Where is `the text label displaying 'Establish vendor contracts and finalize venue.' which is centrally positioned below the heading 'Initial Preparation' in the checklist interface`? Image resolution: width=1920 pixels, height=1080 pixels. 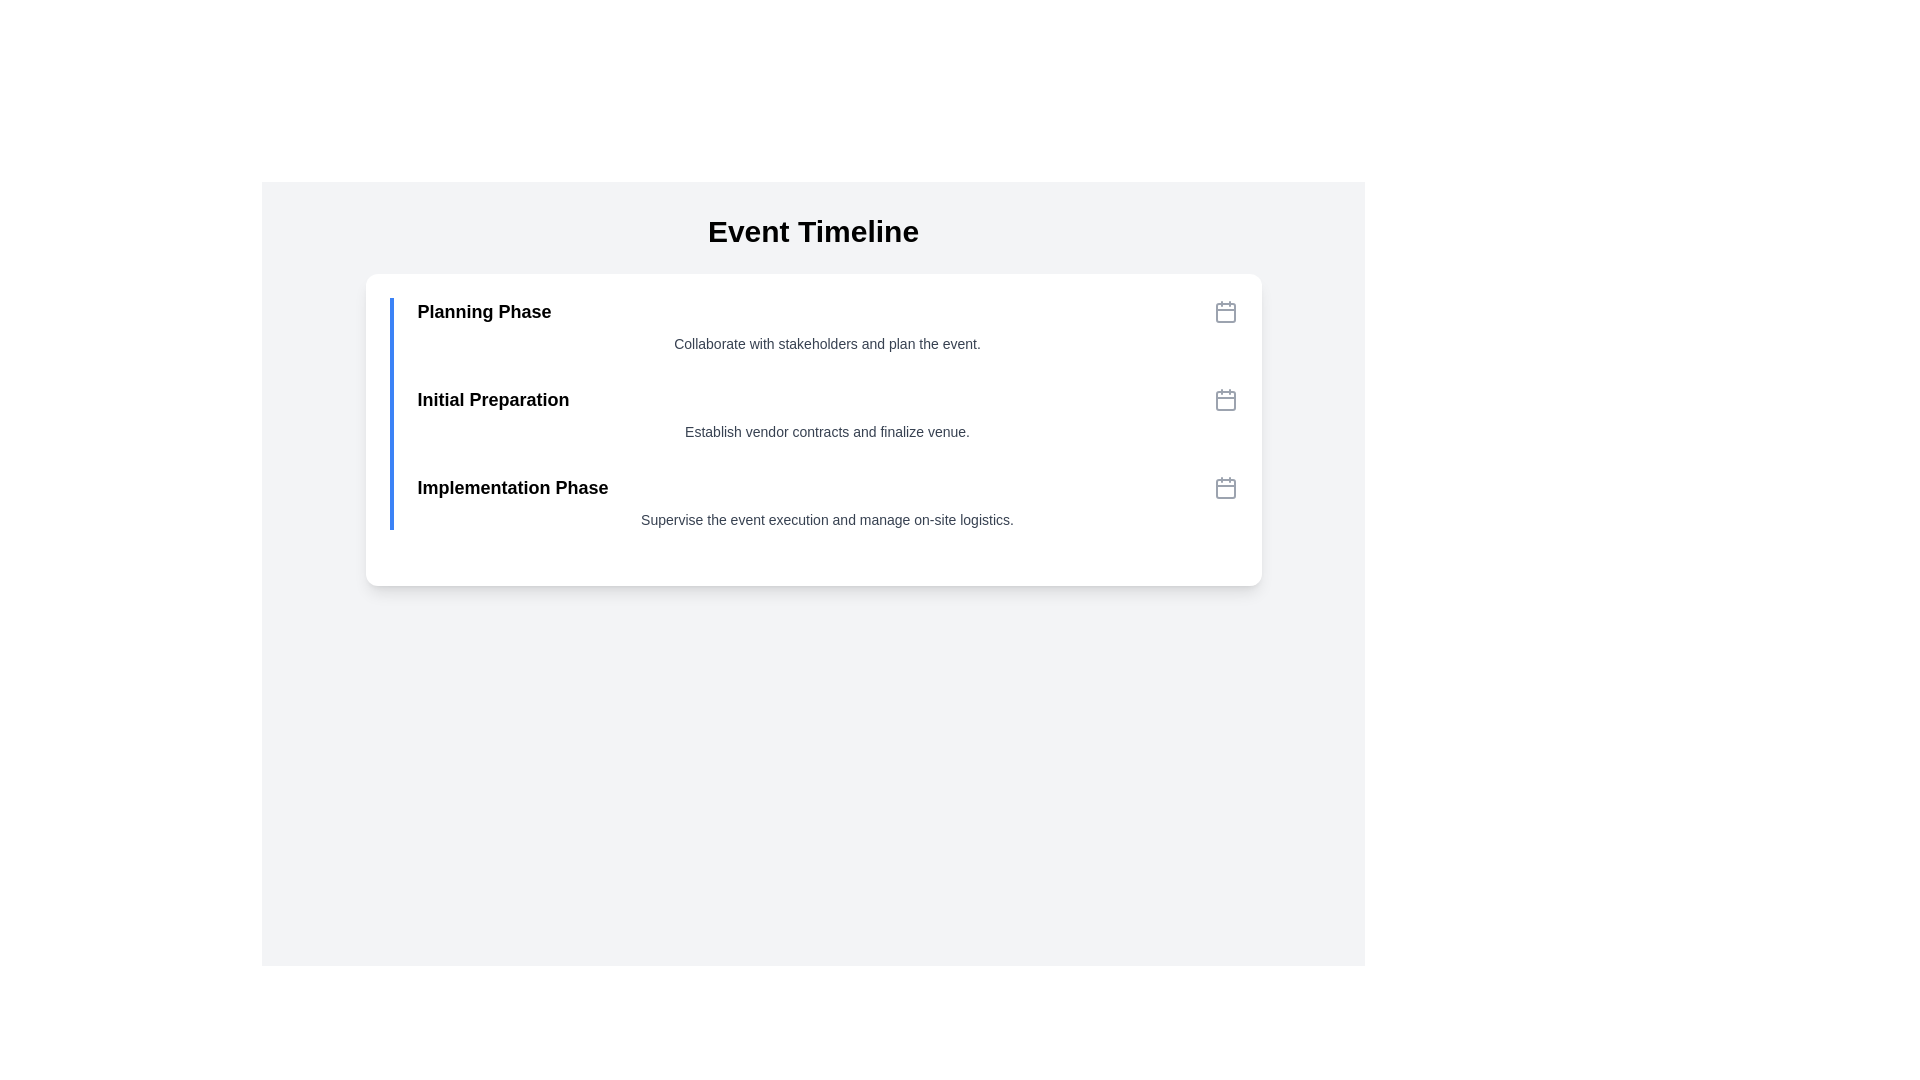
the text label displaying 'Establish vendor contracts and finalize venue.' which is centrally positioned below the heading 'Initial Preparation' in the checklist interface is located at coordinates (827, 431).